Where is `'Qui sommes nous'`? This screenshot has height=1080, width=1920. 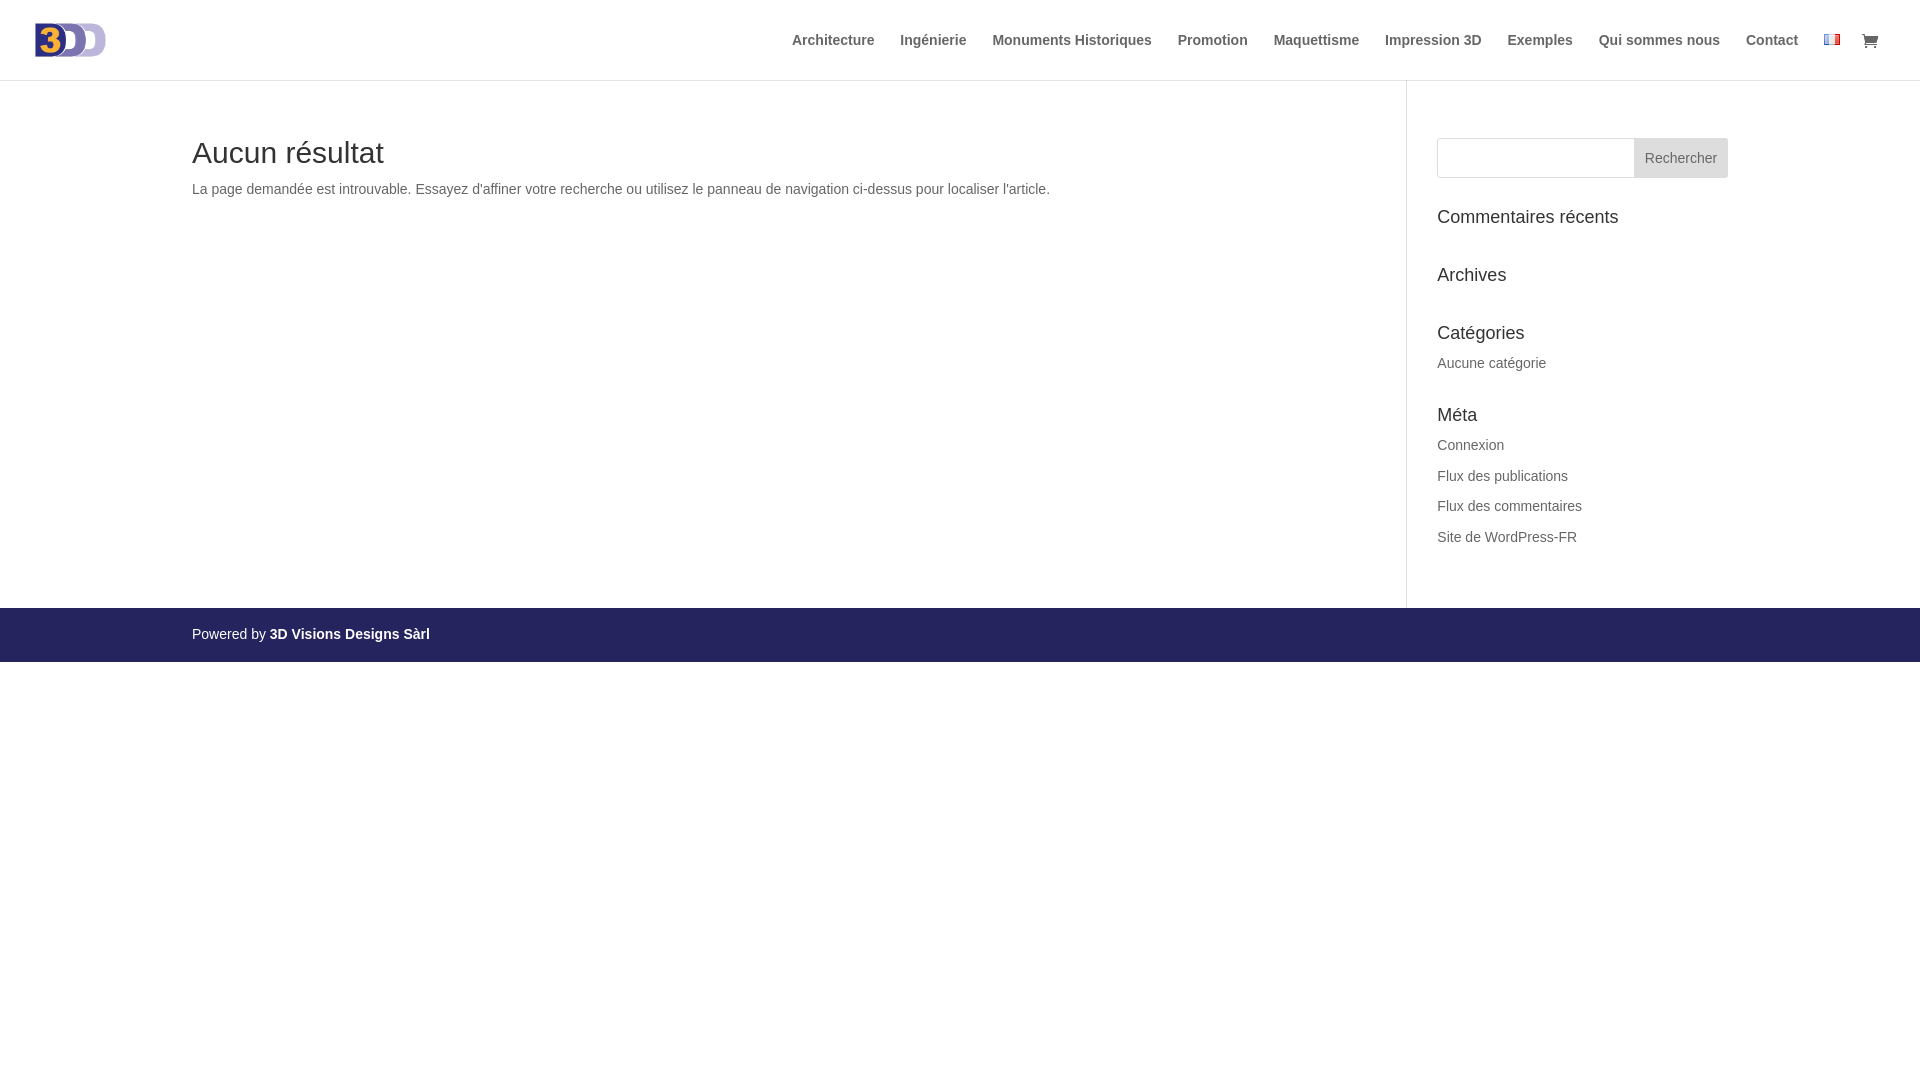
'Qui sommes nous' is located at coordinates (1659, 55).